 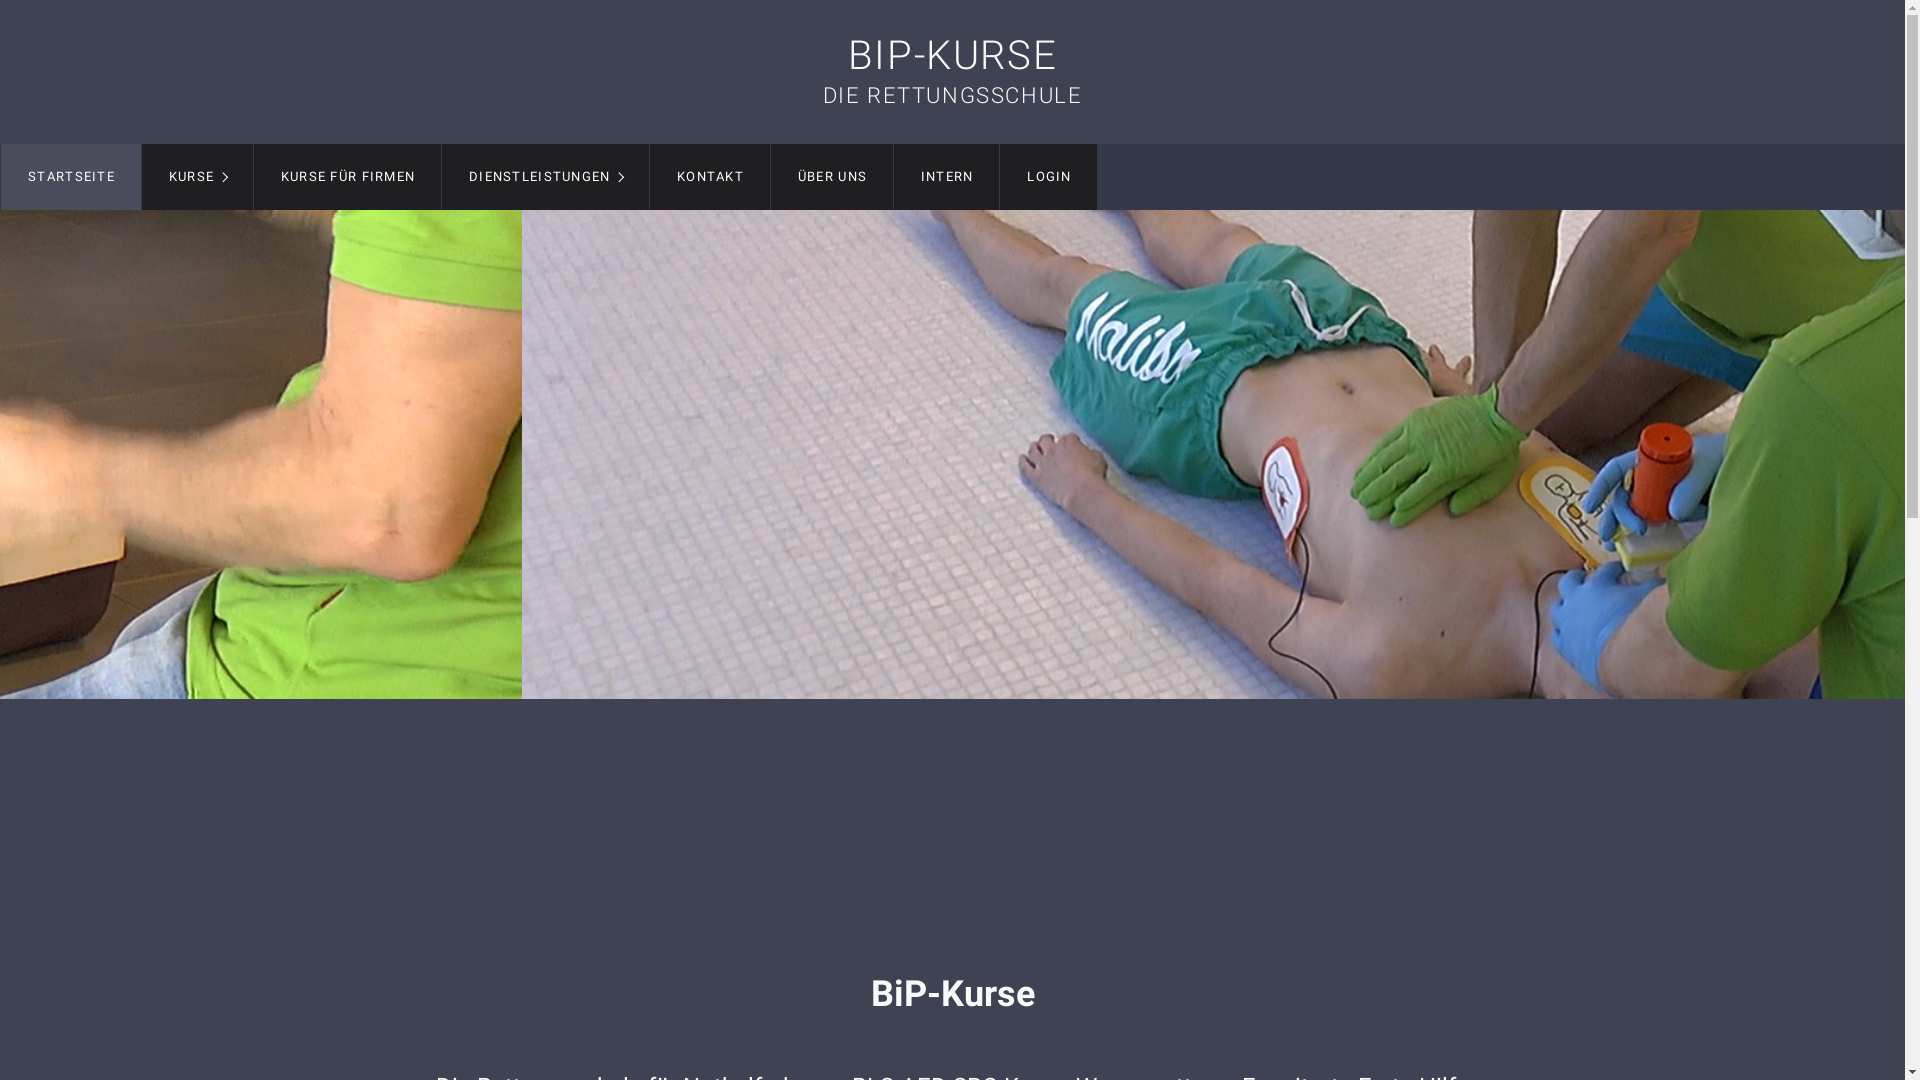 What do you see at coordinates (945, 176) in the screenshot?
I see `'INTERN'` at bounding box center [945, 176].